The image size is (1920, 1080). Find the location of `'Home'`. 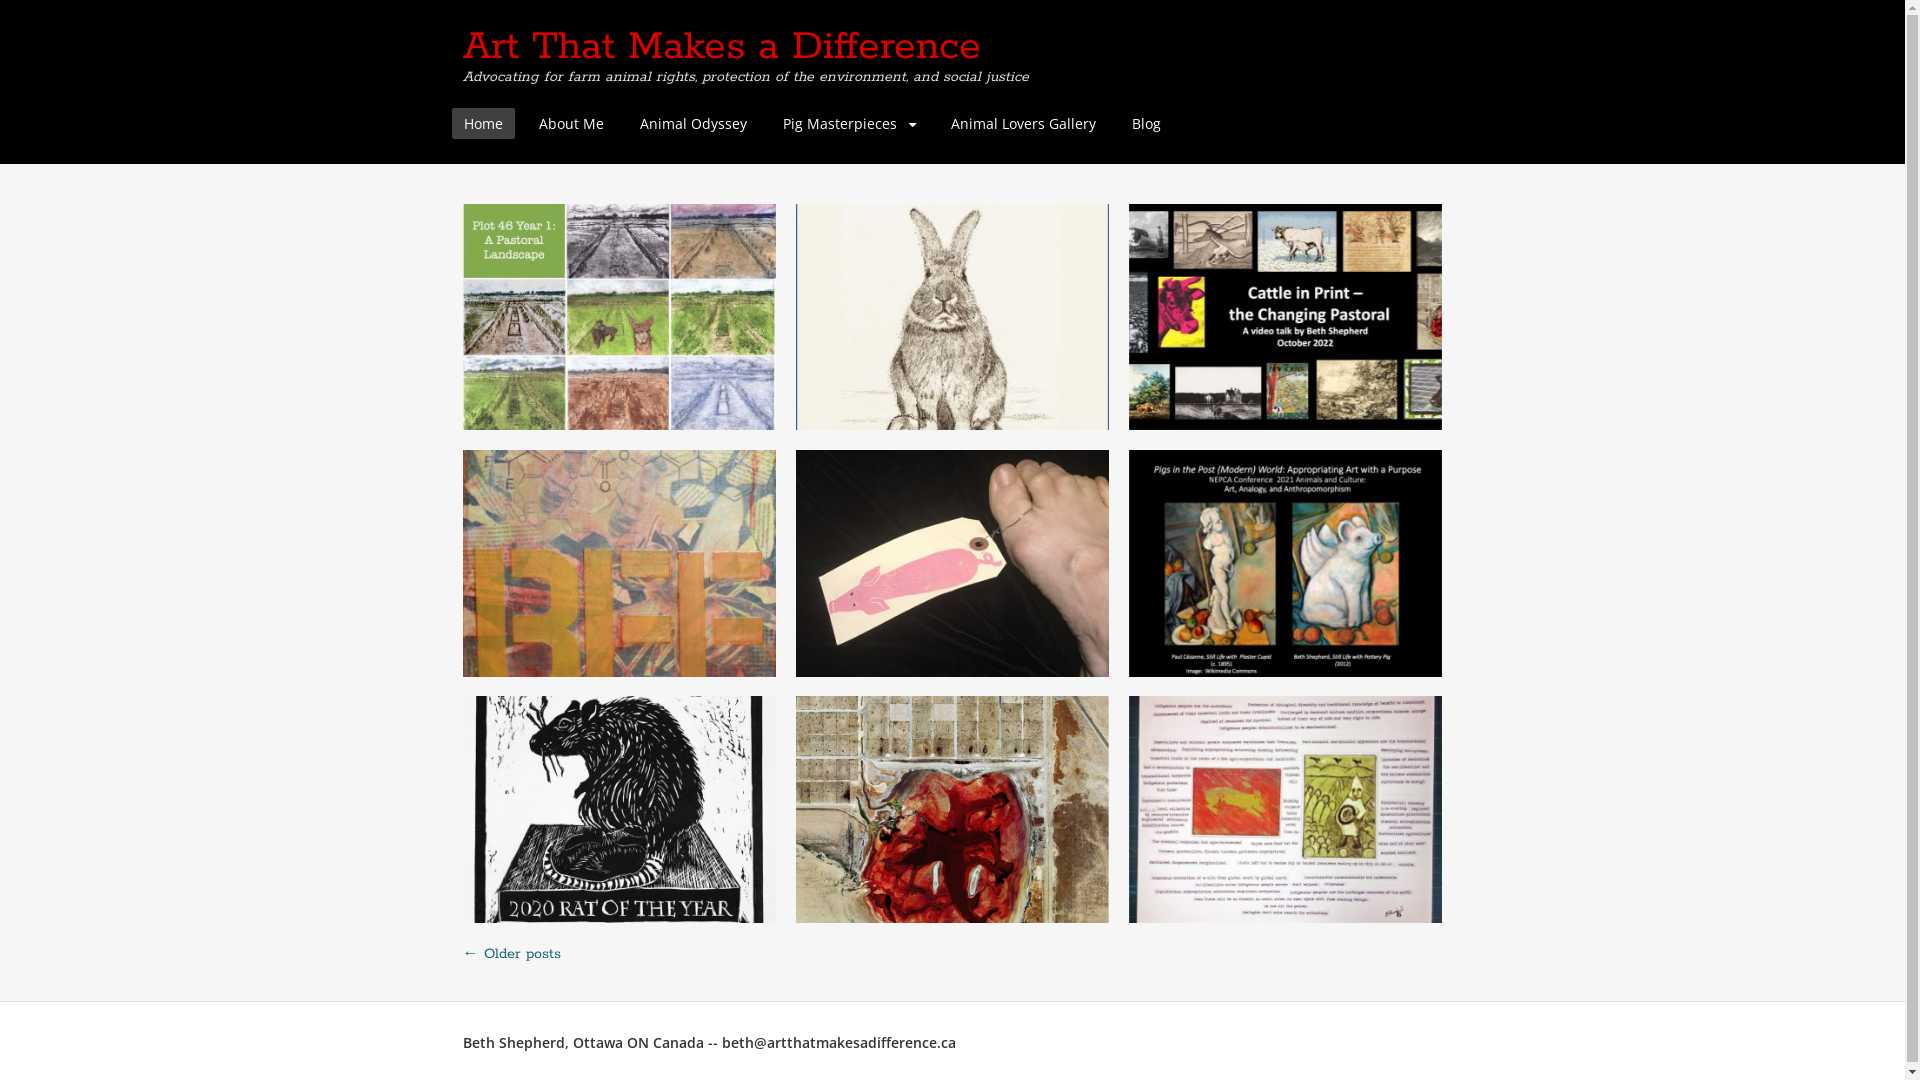

'Home' is located at coordinates (483, 123).